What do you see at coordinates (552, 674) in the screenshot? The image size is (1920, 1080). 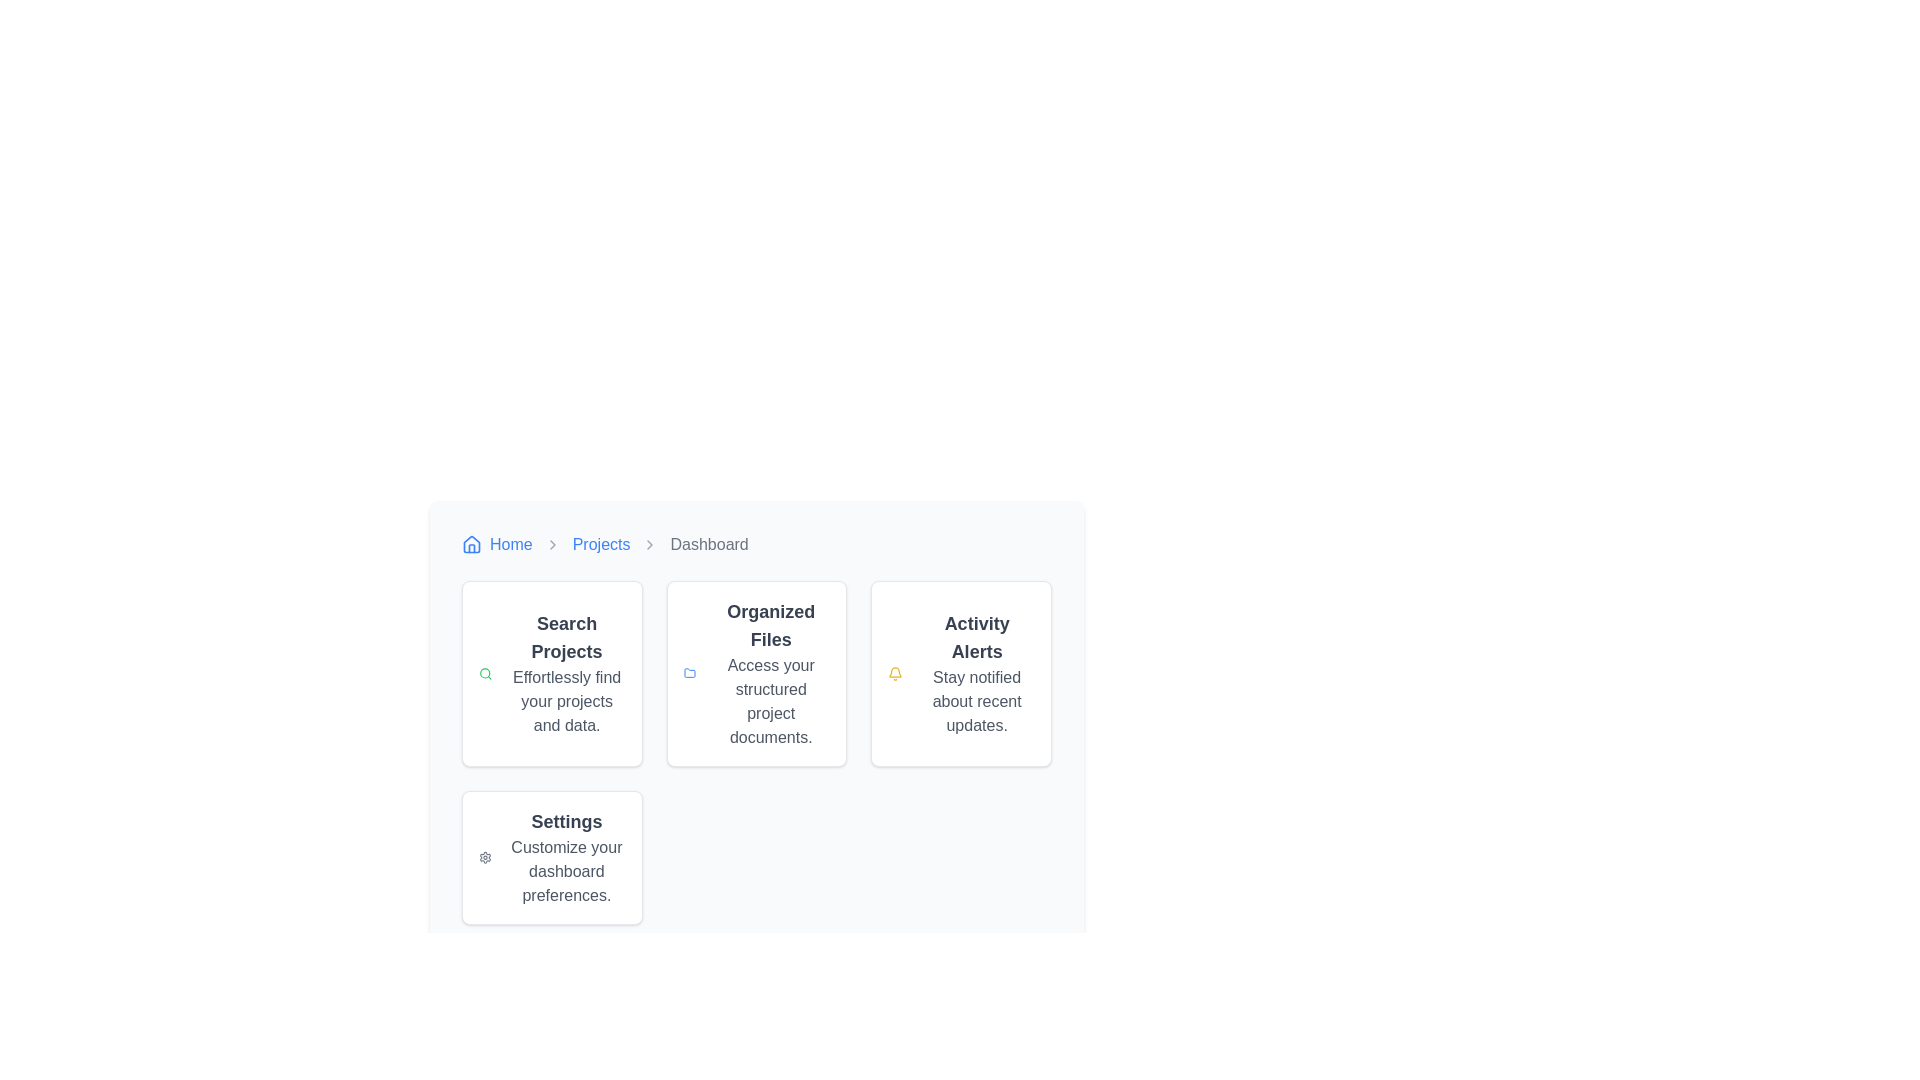 I see `the green search icon on the first card labeled 'Search Projects', which is located in the top left corner of the layout` at bounding box center [552, 674].